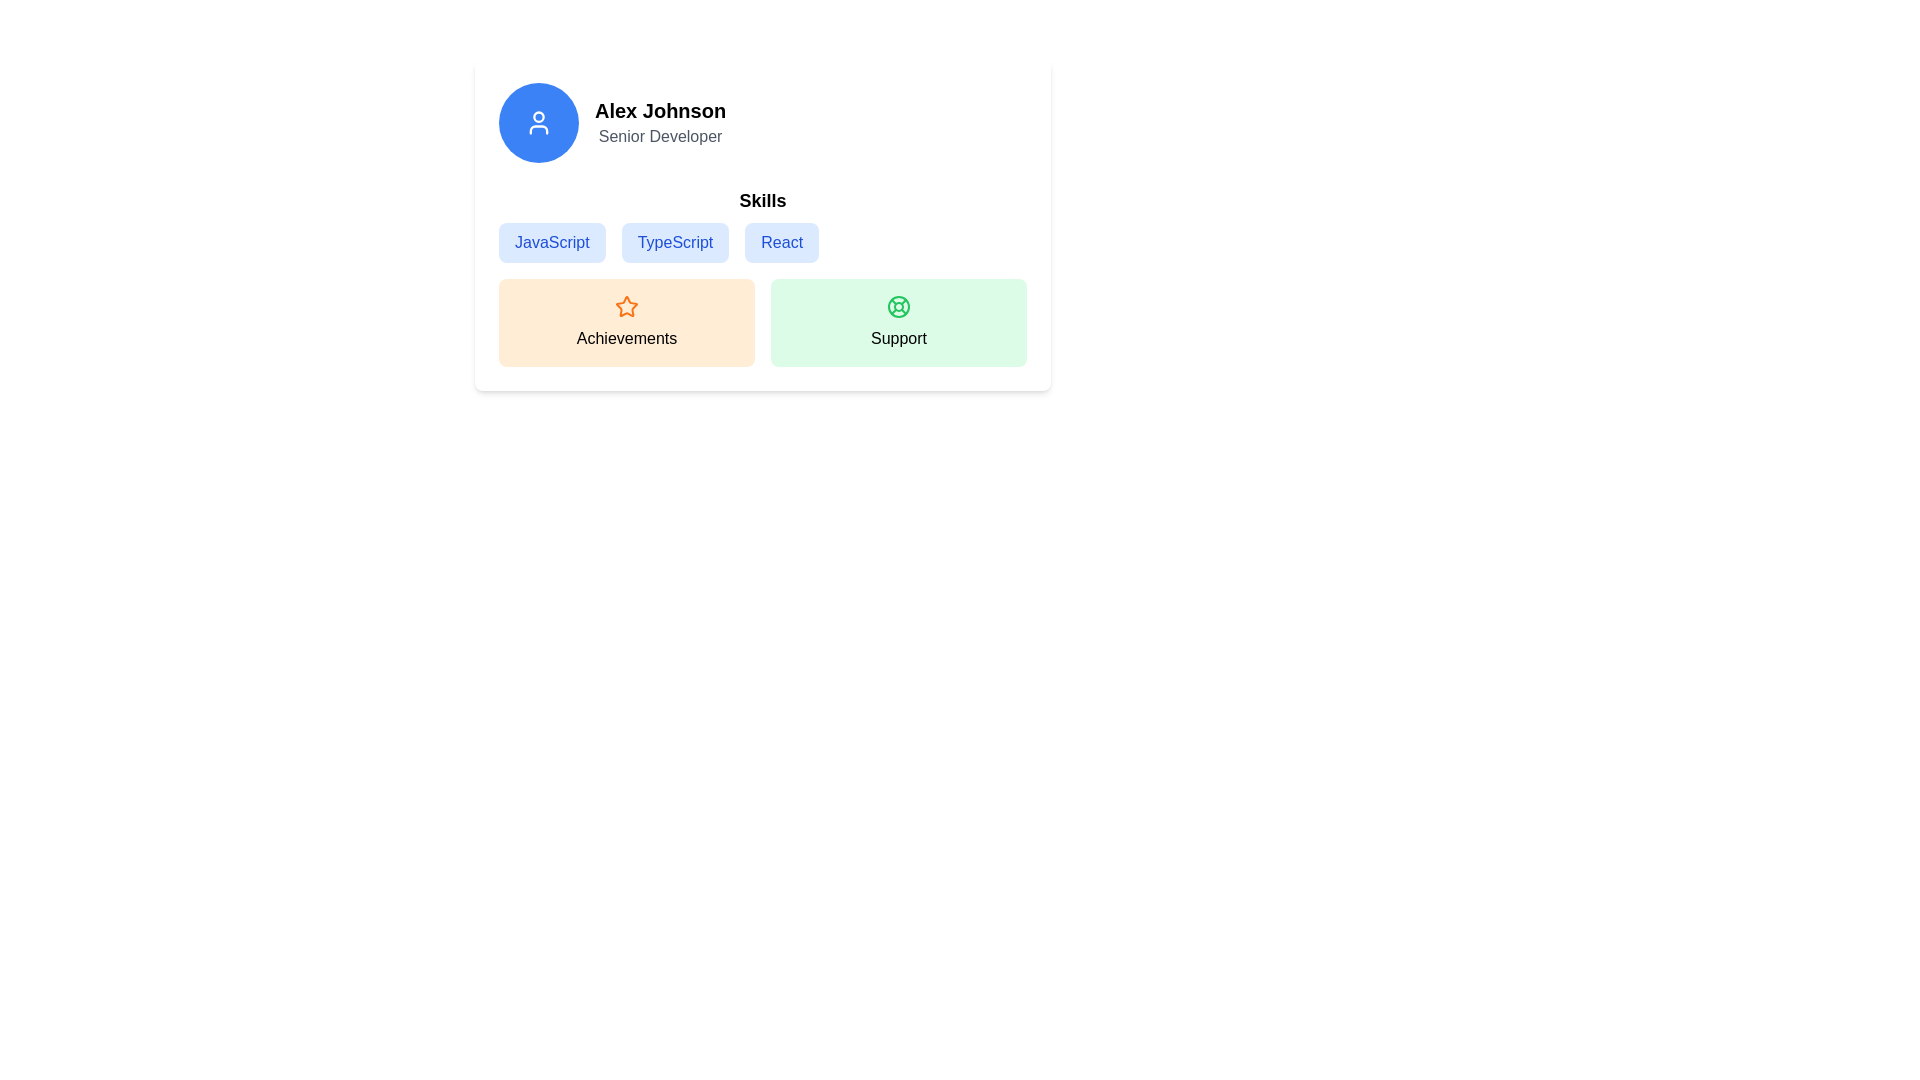  Describe the element at coordinates (781, 242) in the screenshot. I see `the label with the text 'React', which has a blue background and rounded corners, located centrally in the horizontal row of skills elements` at that location.